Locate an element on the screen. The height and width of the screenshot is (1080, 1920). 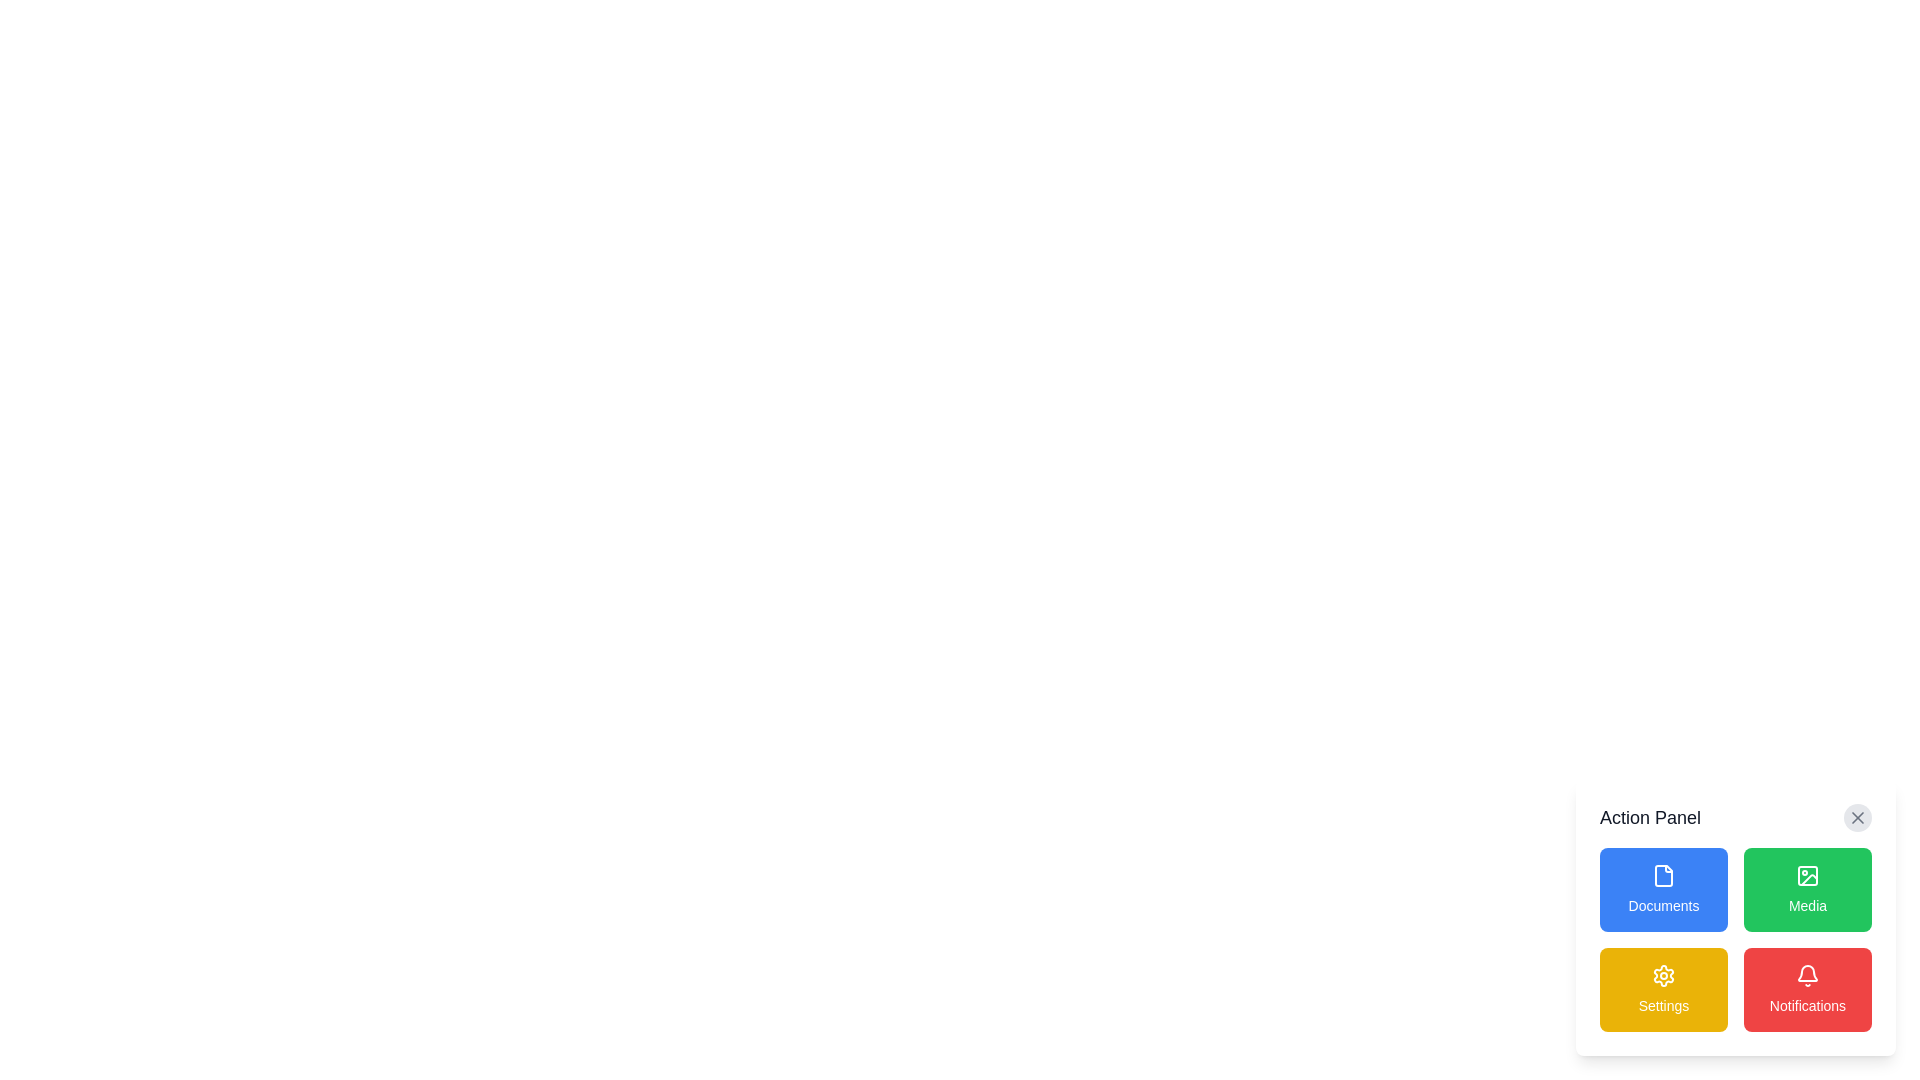
the 'Documents' icon button located in the blue button that signifies access to document-related features is located at coordinates (1664, 874).